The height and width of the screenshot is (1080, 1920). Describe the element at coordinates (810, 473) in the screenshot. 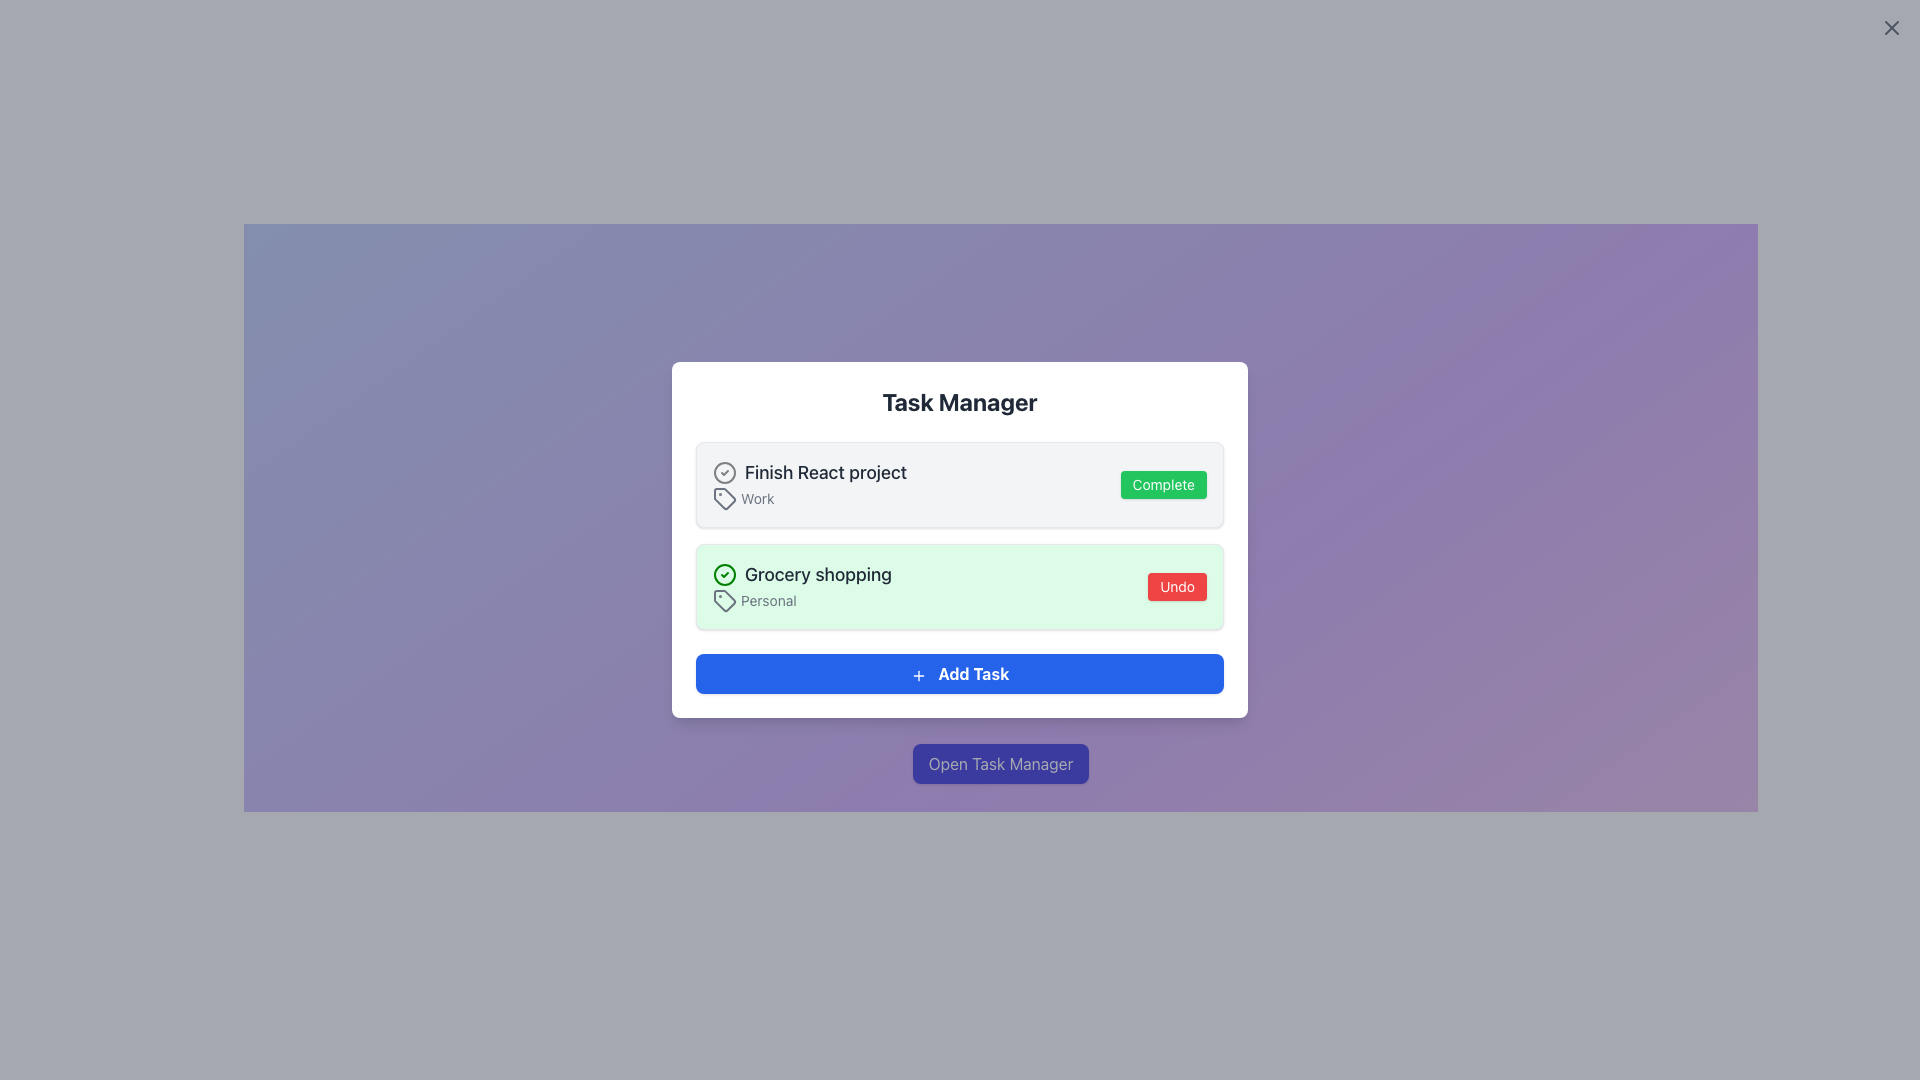

I see `the task title element displaying 'Finish React project', which is styled in gray and positioned above 'Grocery shopping' in the task management interface` at that location.